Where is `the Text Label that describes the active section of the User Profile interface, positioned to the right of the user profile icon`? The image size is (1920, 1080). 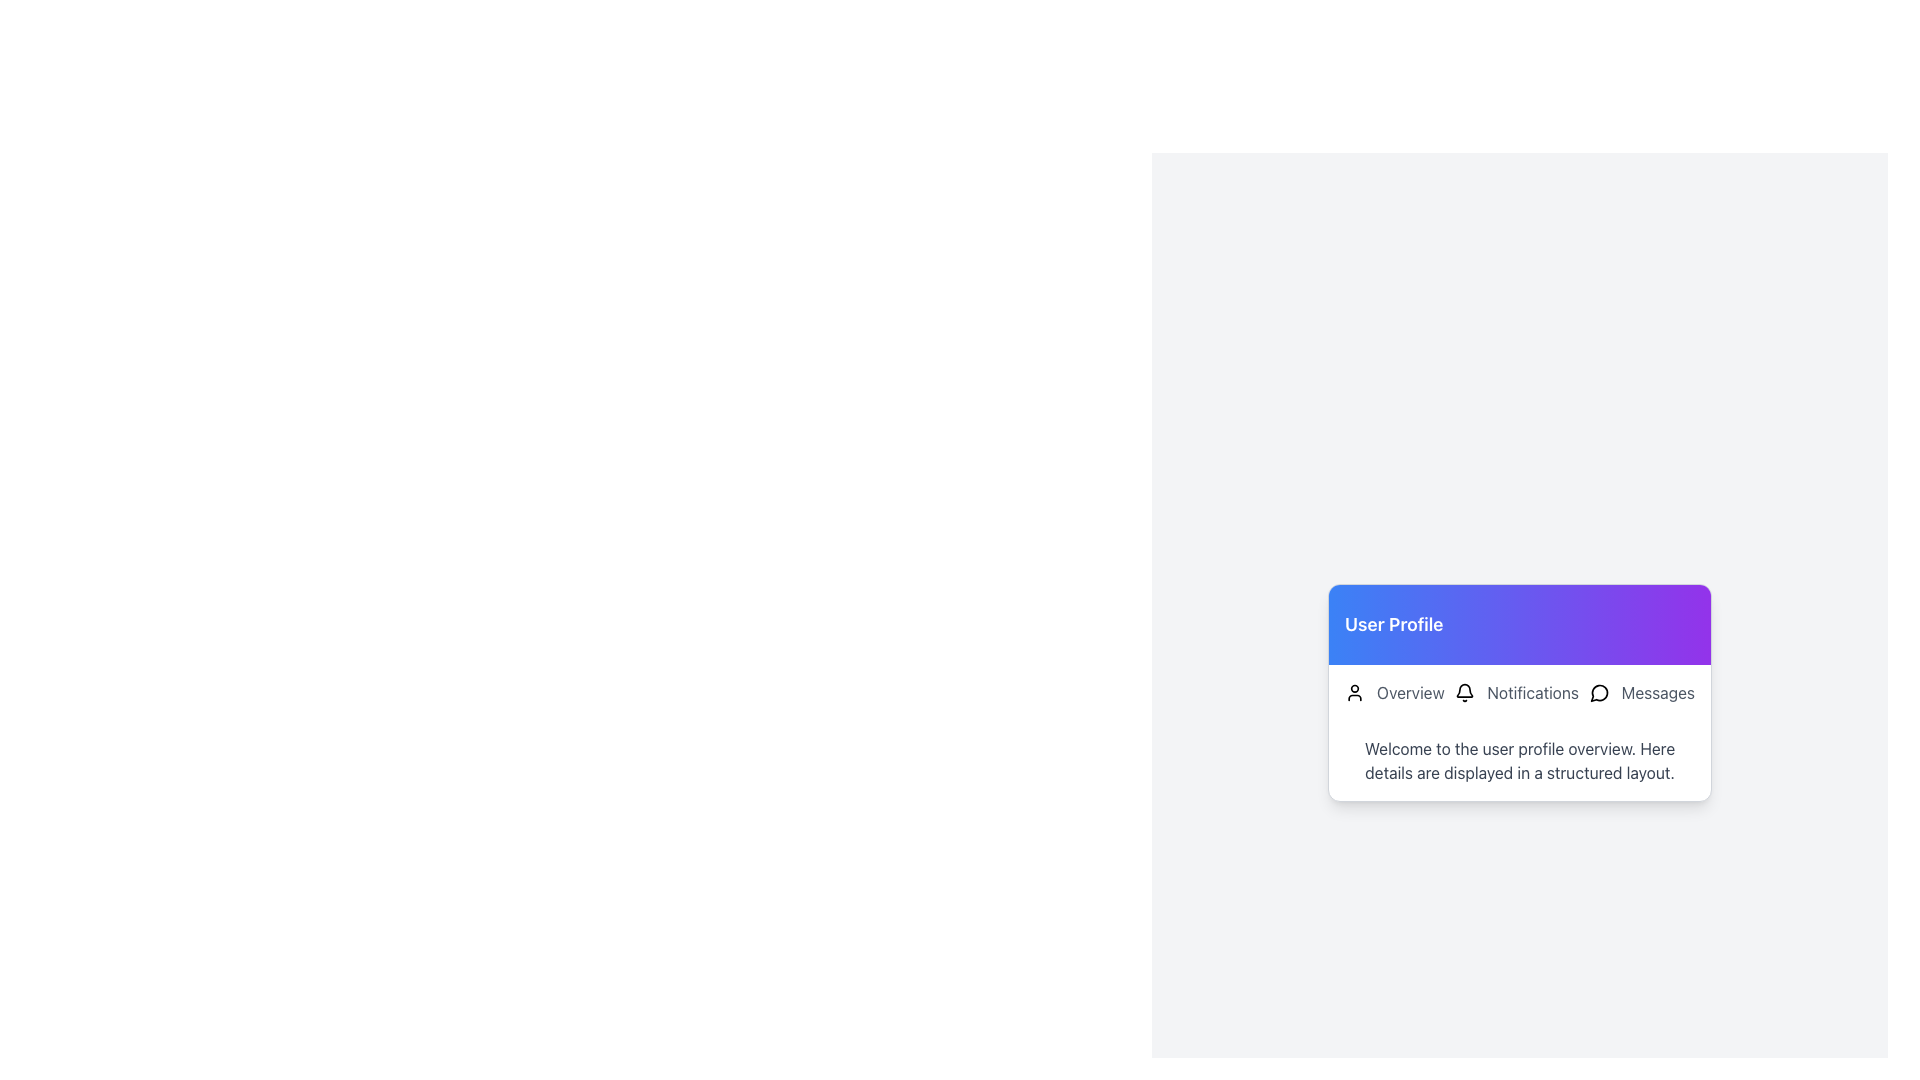 the Text Label that describes the active section of the User Profile interface, positioned to the right of the user profile icon is located at coordinates (1409, 692).